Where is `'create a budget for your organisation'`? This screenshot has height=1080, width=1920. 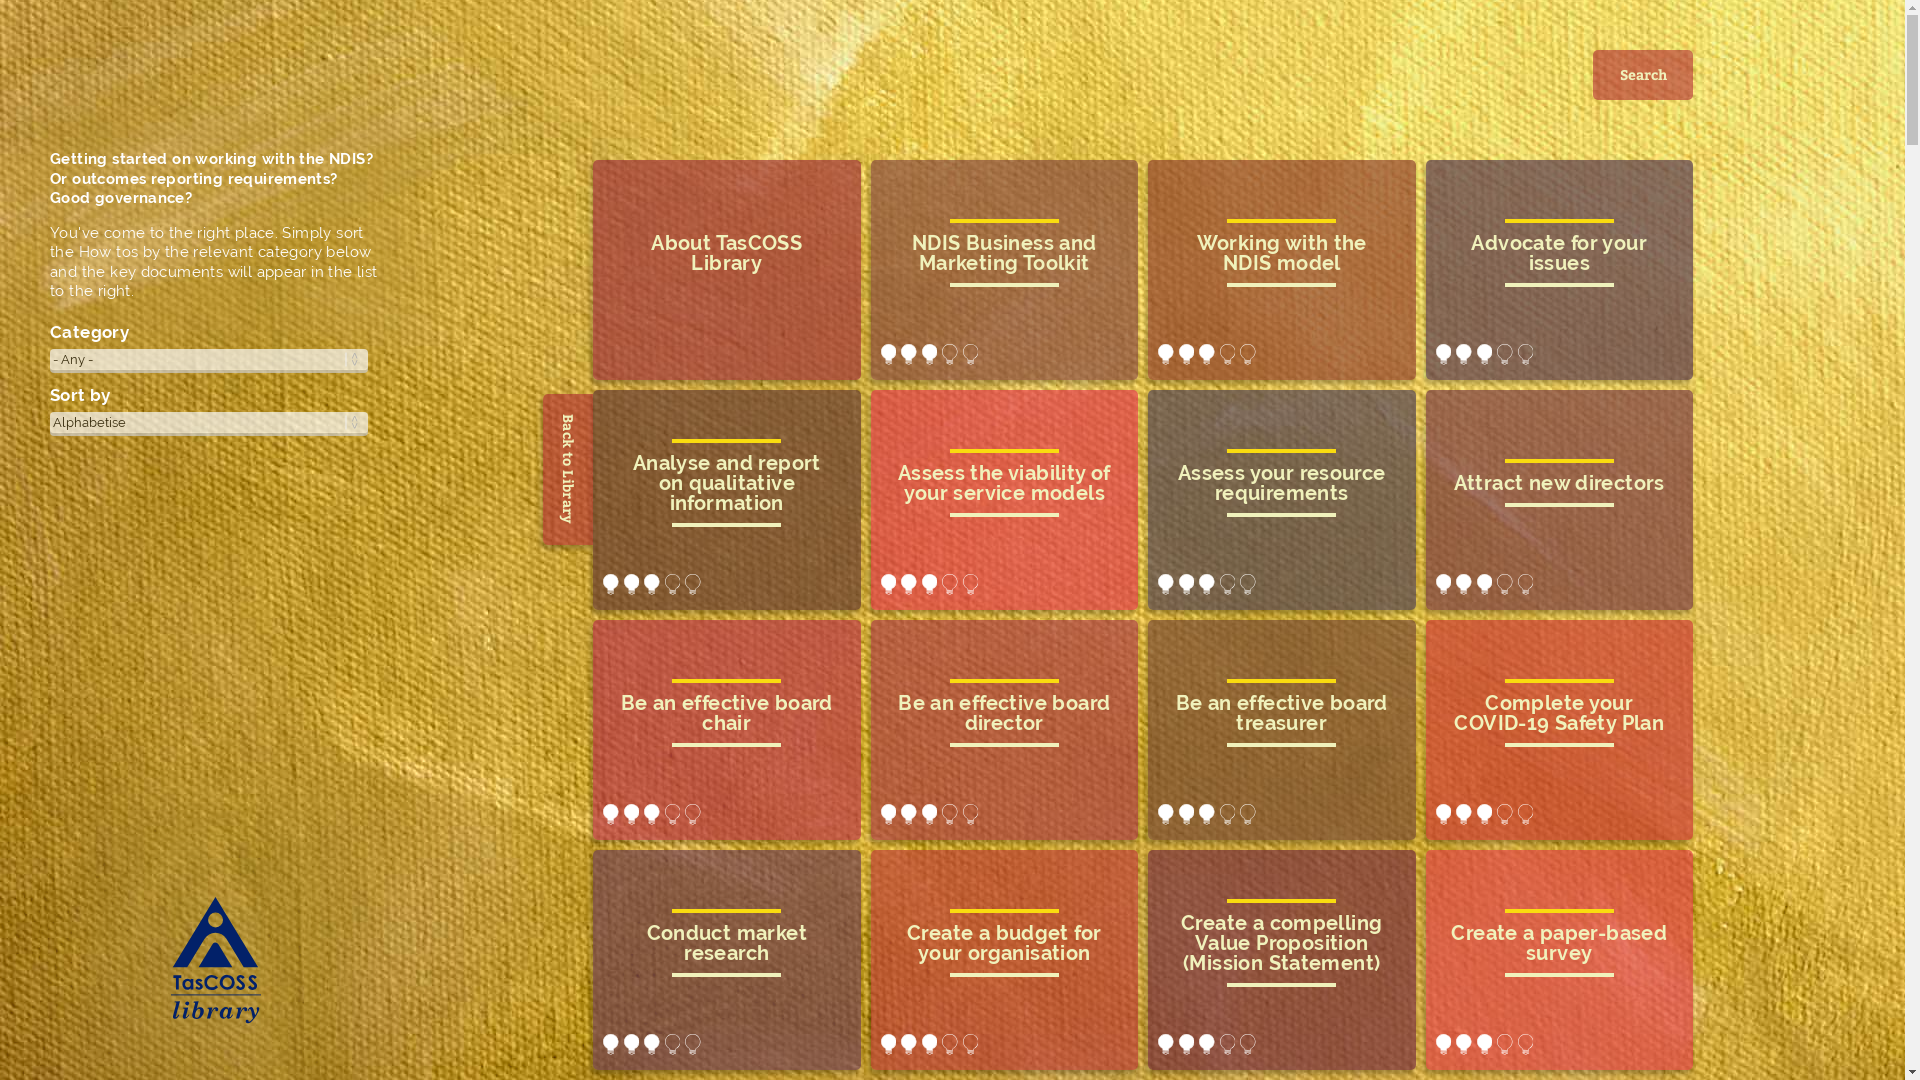
'create a budget for your organisation' is located at coordinates (1003, 959).